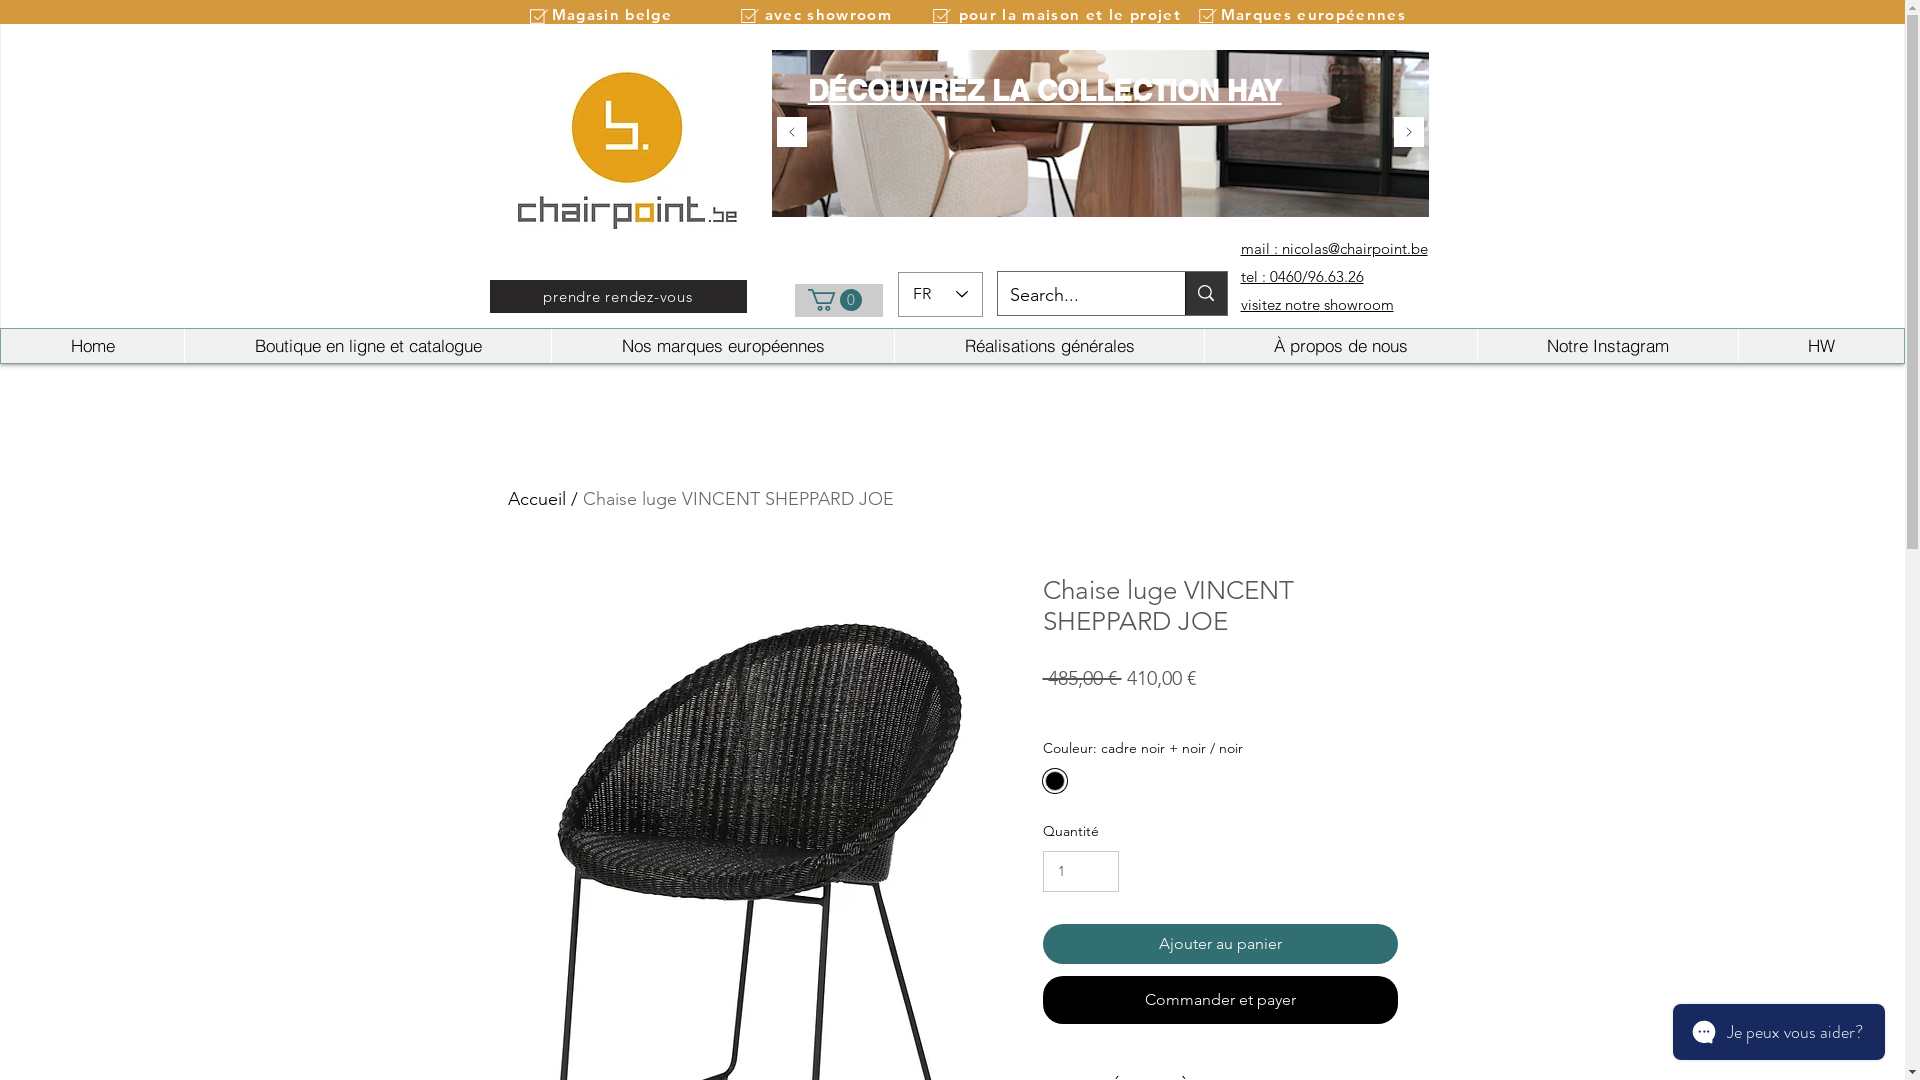  What do you see at coordinates (1385, 42) in the screenshot?
I see `'Bouton J'aime Facebook'` at bounding box center [1385, 42].